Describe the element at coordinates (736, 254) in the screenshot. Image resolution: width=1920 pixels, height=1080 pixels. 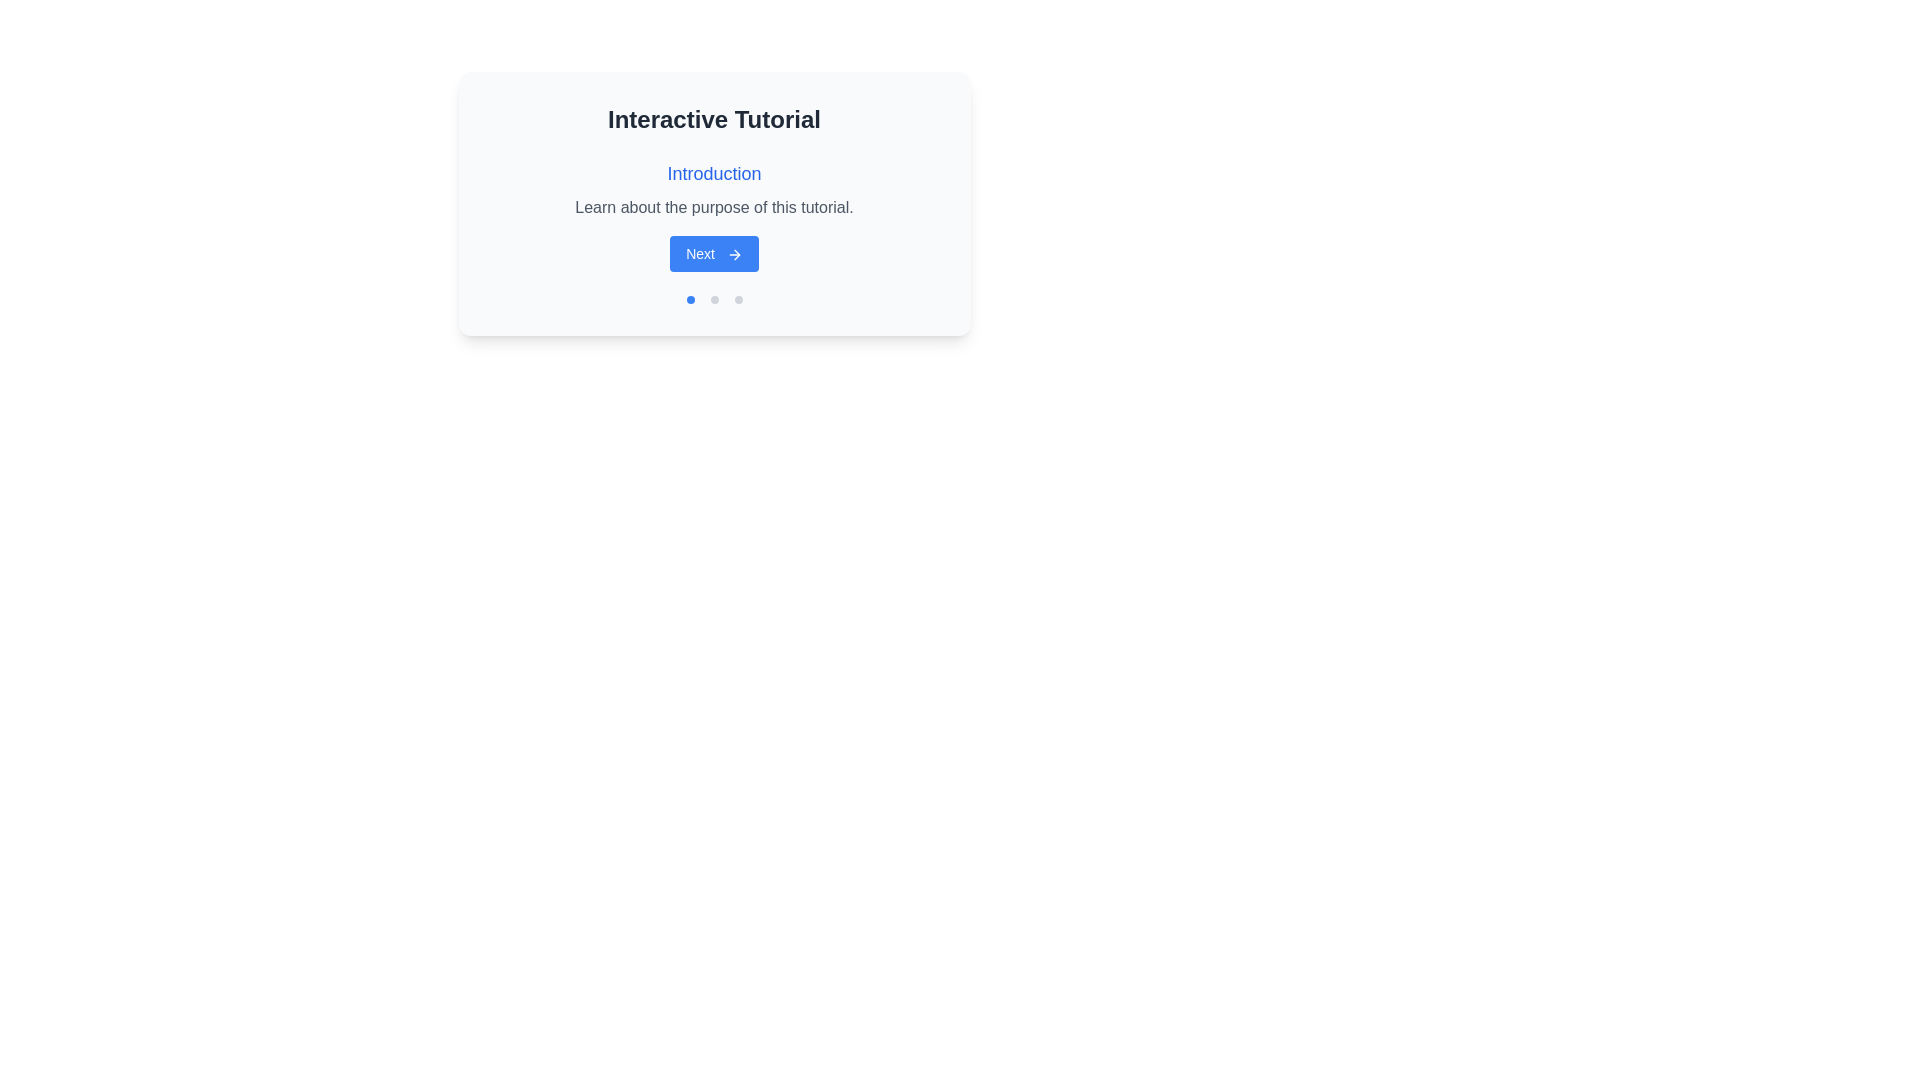
I see `the rightward triangle icon indicating movement associated with the 'Next' button` at that location.